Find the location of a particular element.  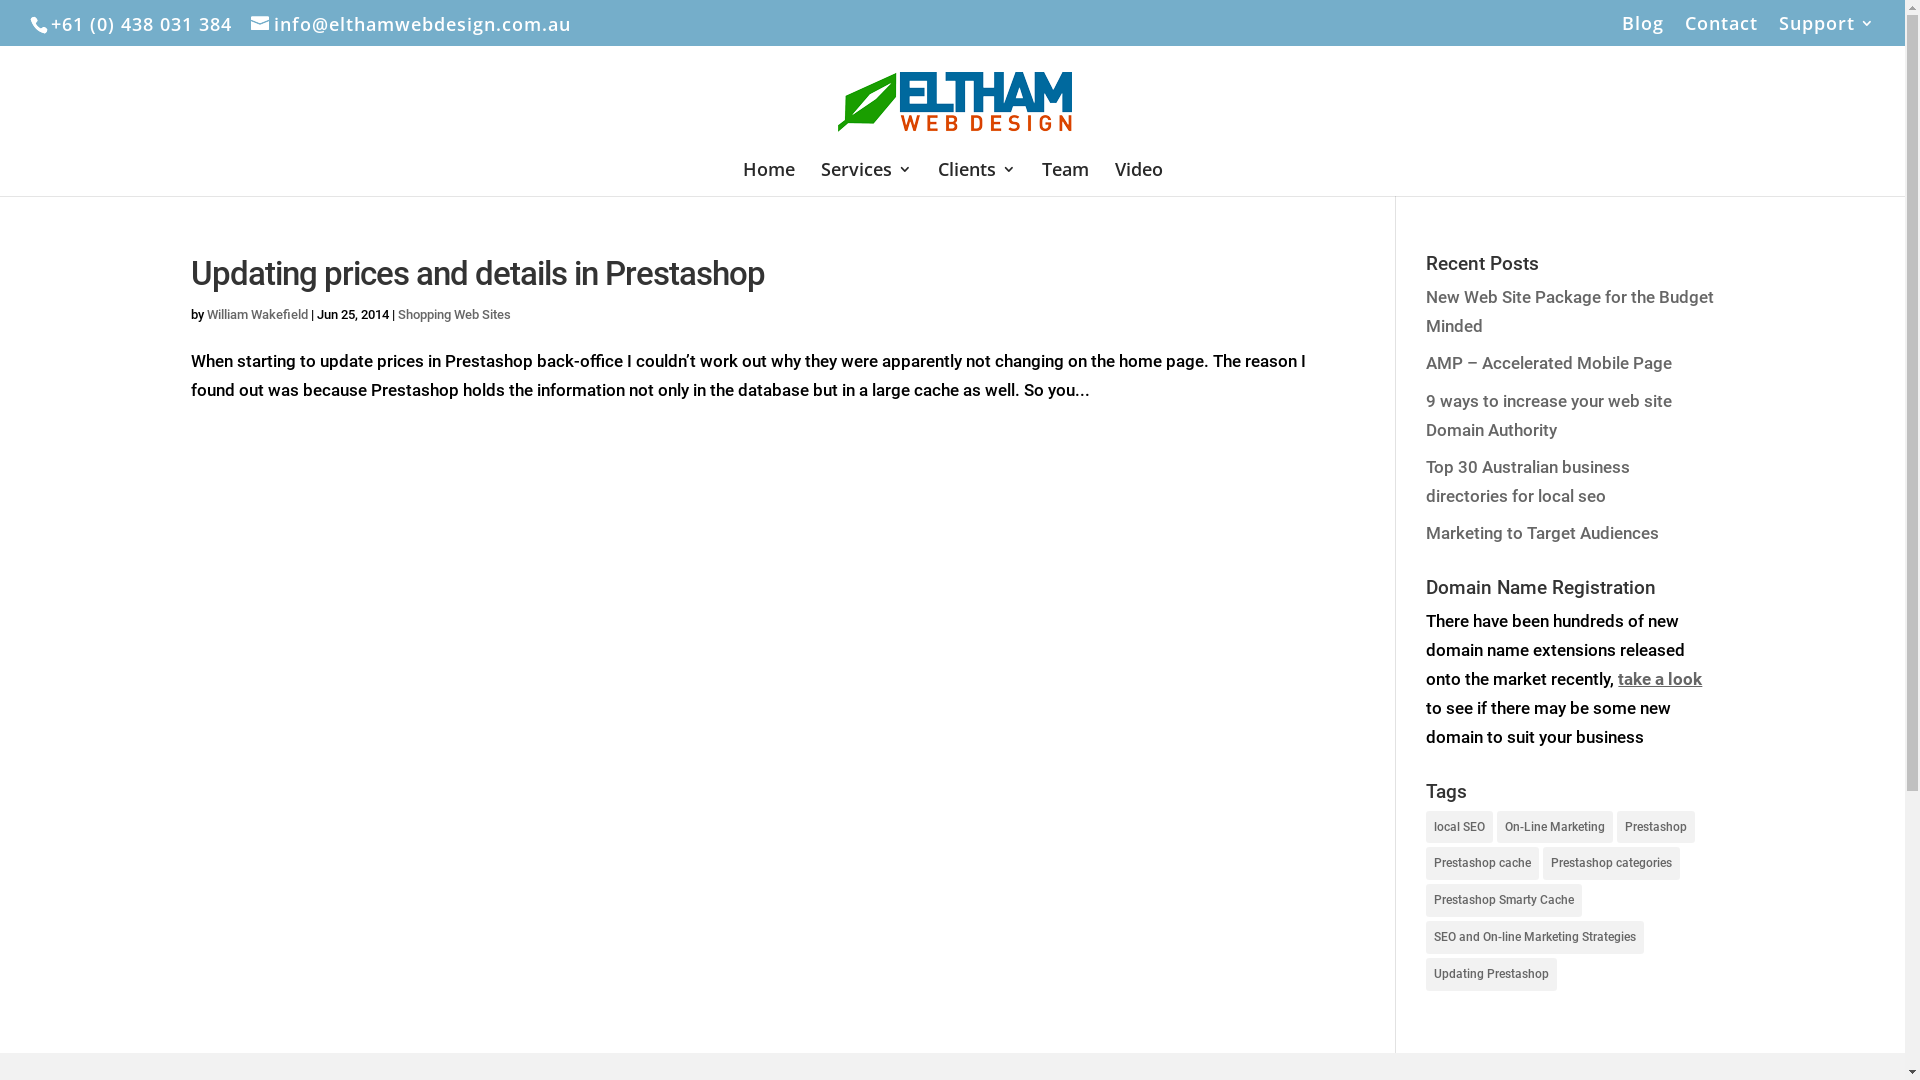

'Blog' is located at coordinates (1642, 30).